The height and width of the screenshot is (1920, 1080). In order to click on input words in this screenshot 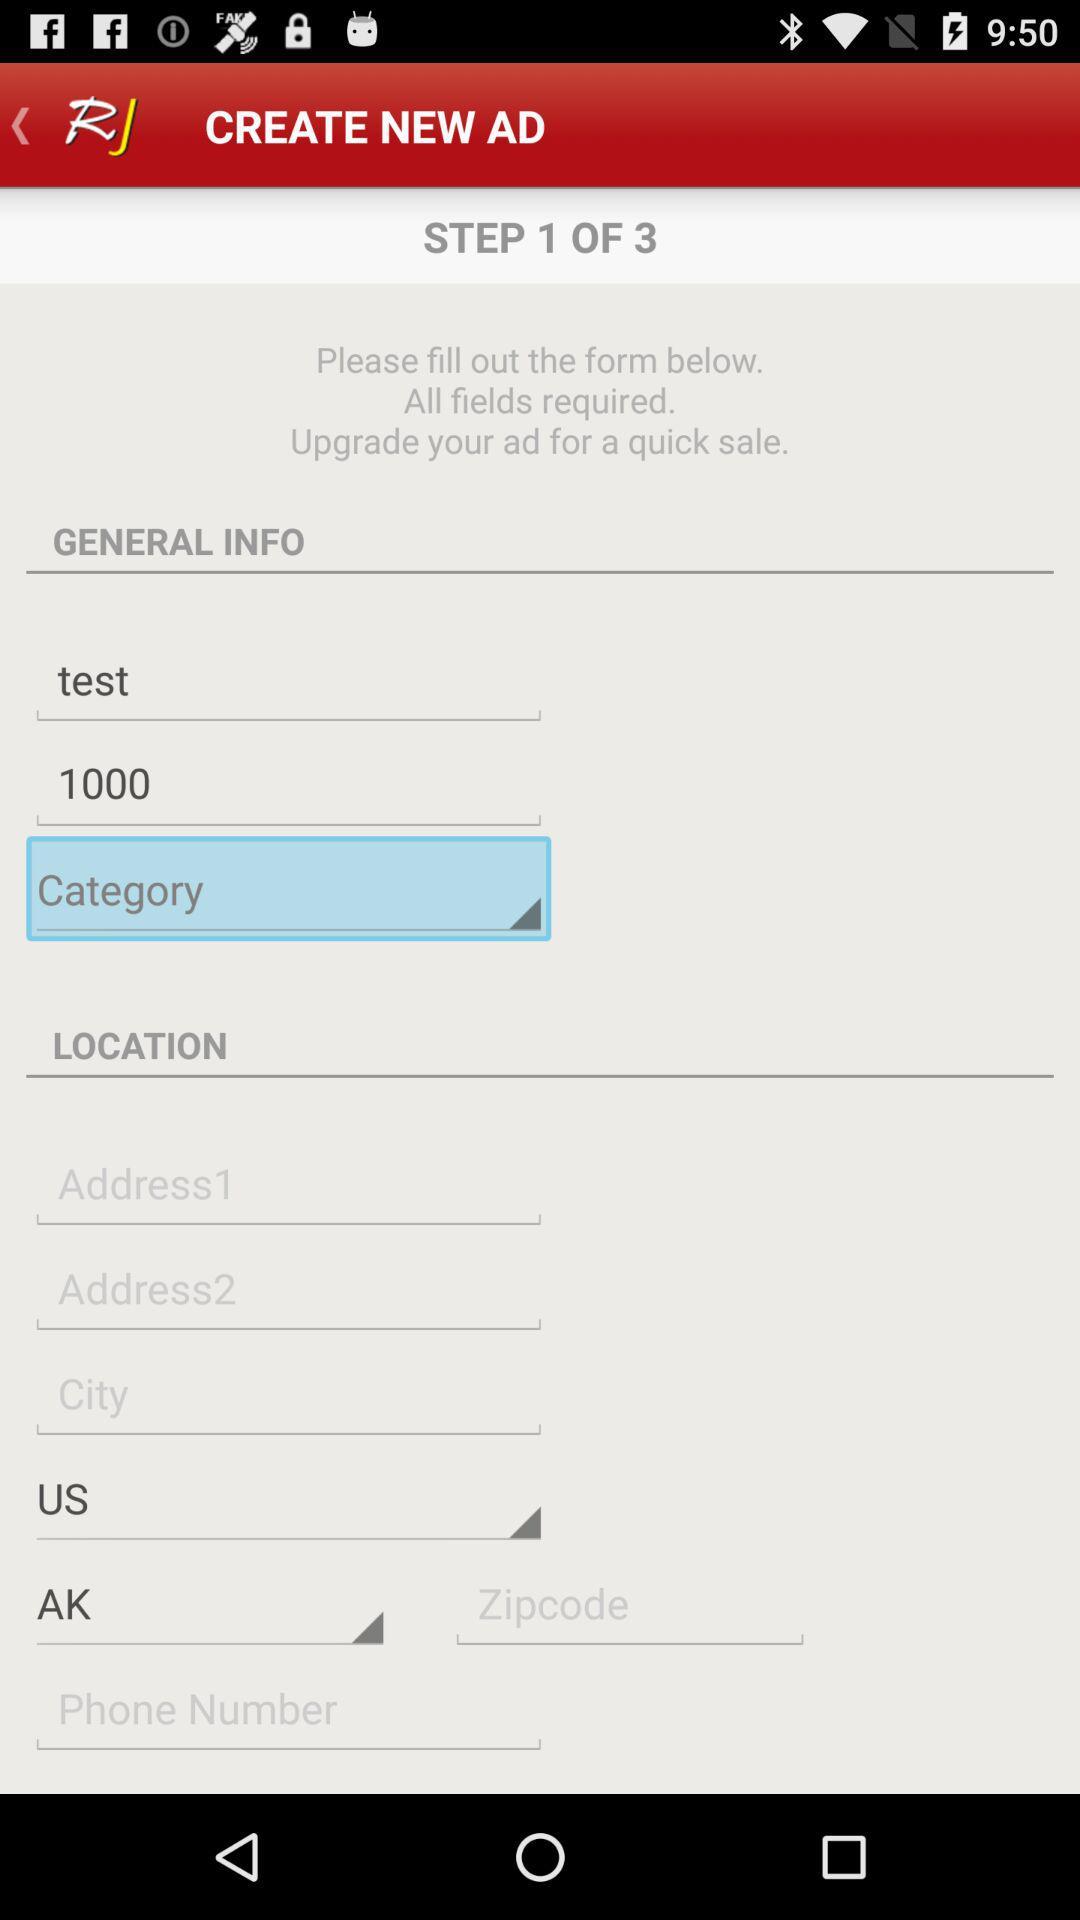, I will do `click(288, 1287)`.